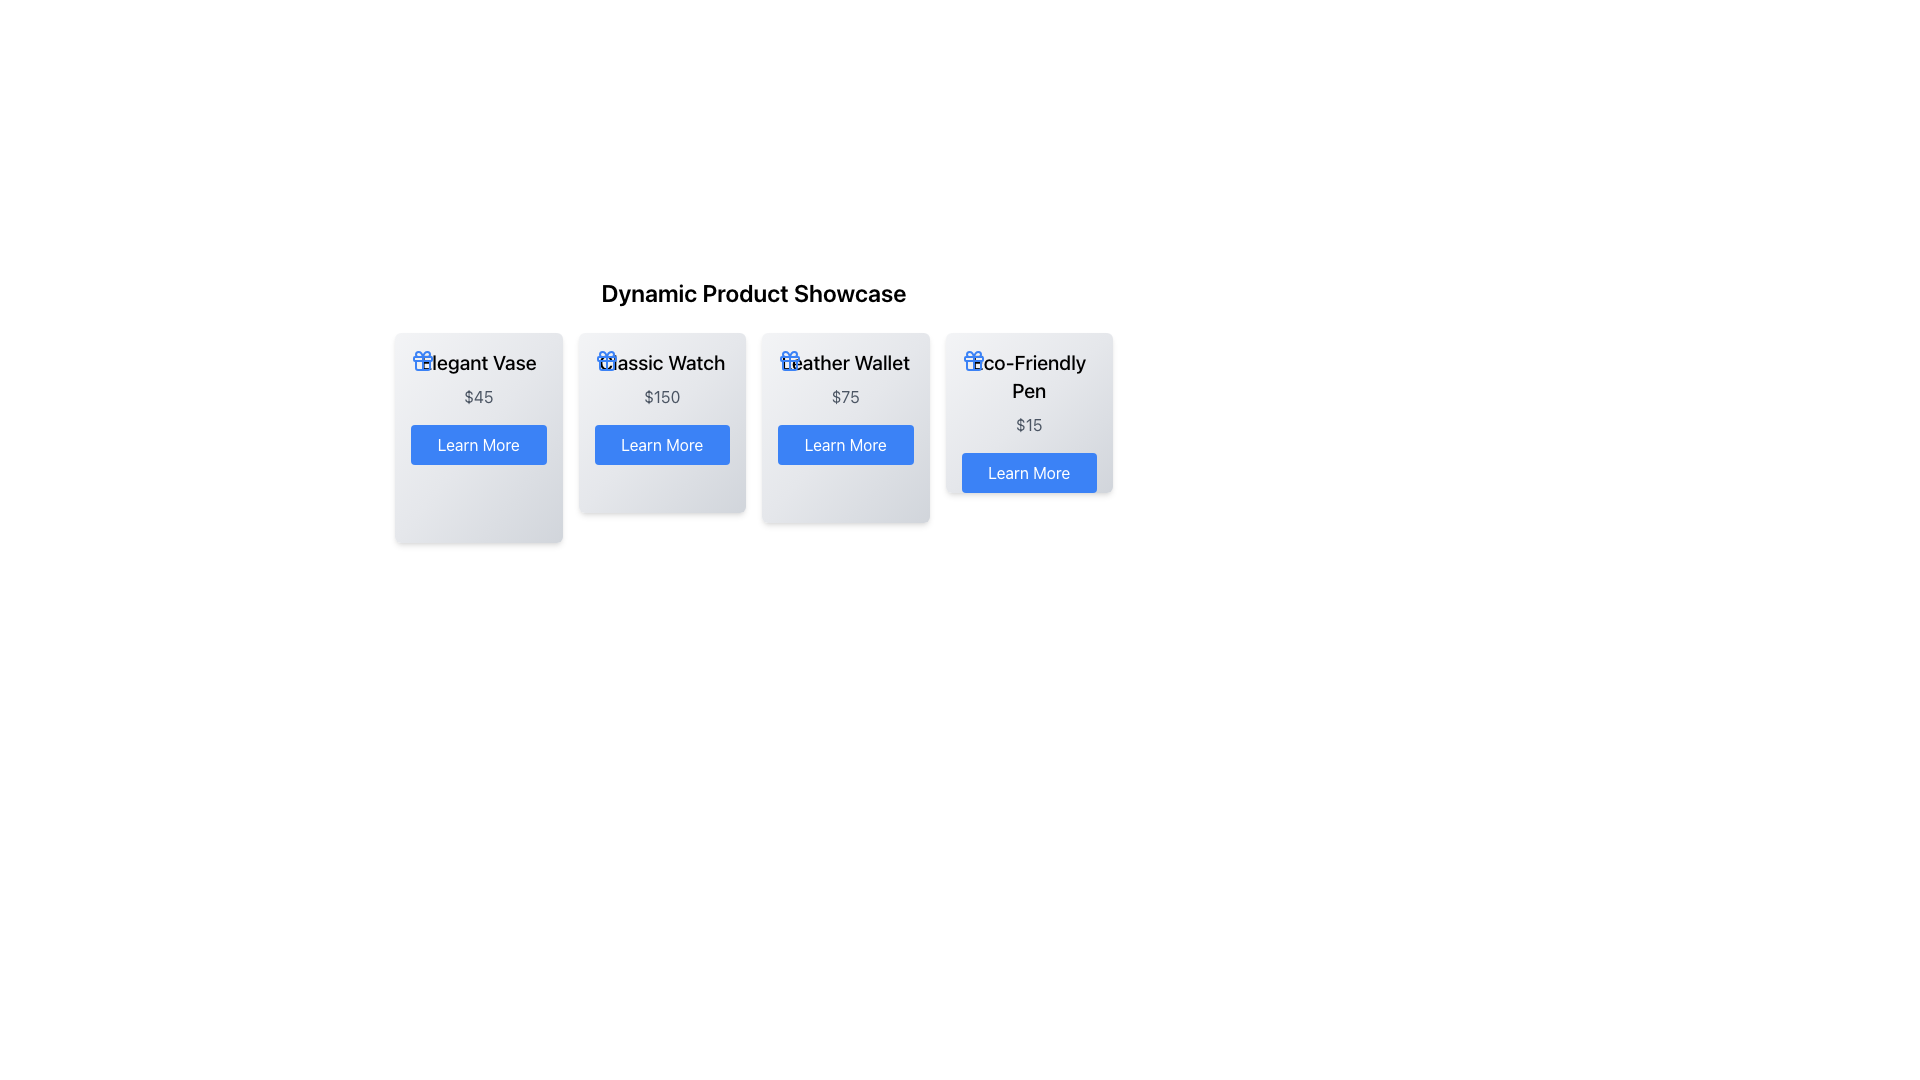 The height and width of the screenshot is (1080, 1920). I want to click on the decorative SVG shape that appears as a rectangular ribbon element, styled with a solid fill and rounded corners, located in the top-left portion of the gift icon, so click(605, 357).